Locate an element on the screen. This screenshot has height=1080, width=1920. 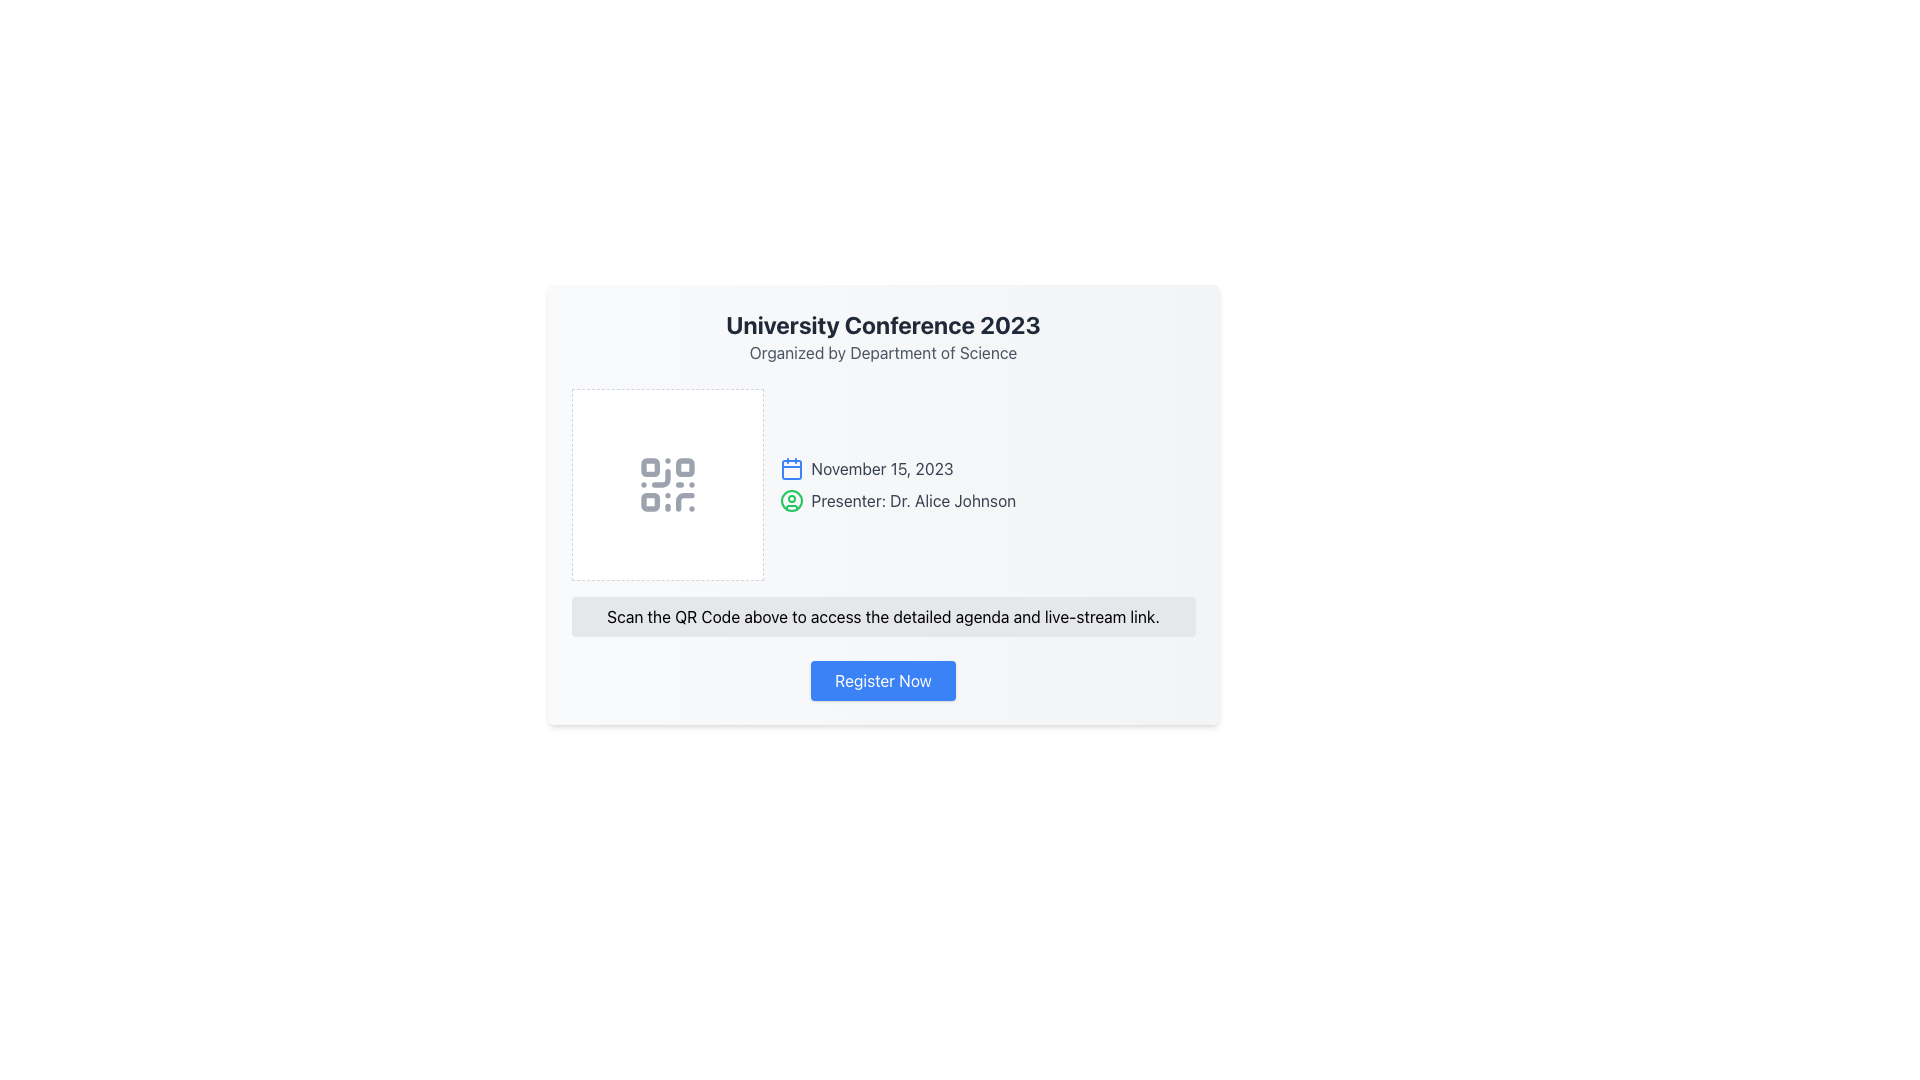
the Text Description element that provides instructions about the QR code above, located below the QR code and event details, and above the 'Register Now' button is located at coordinates (882, 616).